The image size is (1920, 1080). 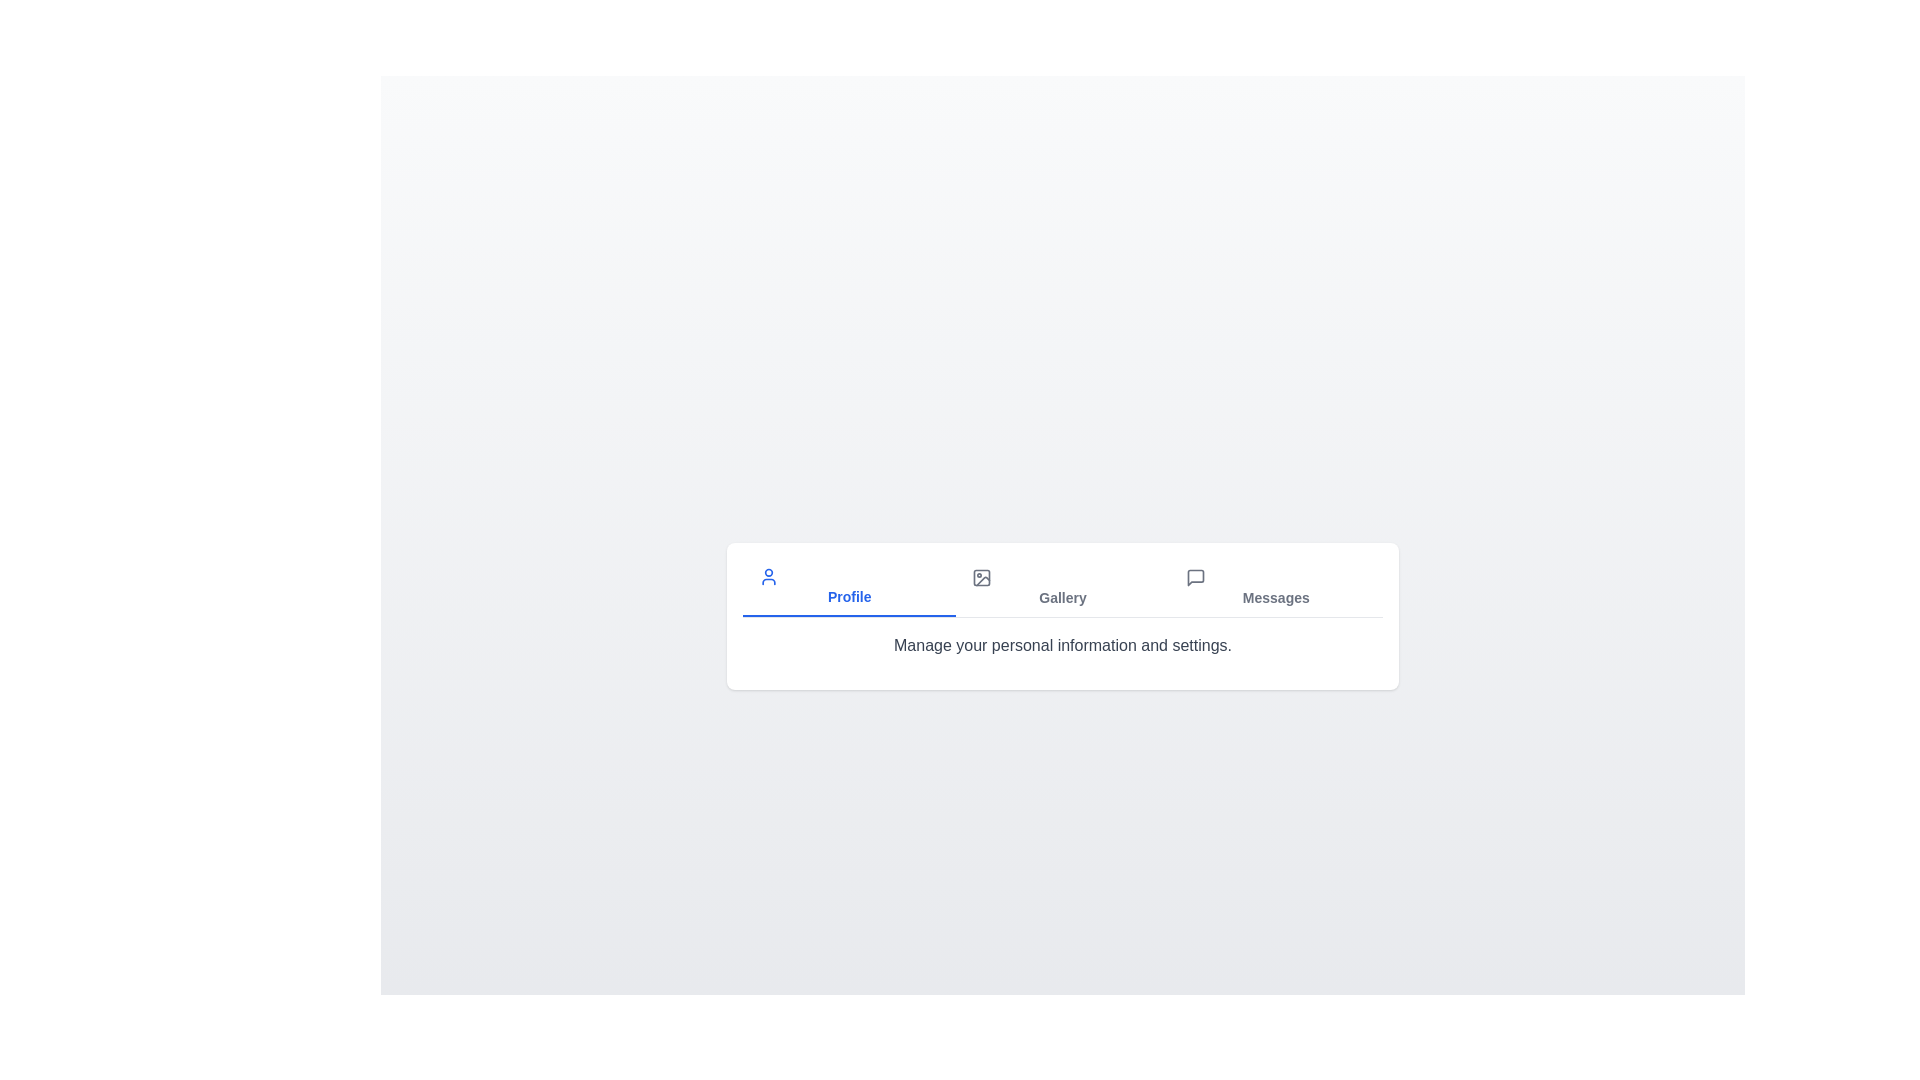 What do you see at coordinates (1195, 577) in the screenshot?
I see `the icon associated with the Messages tab` at bounding box center [1195, 577].